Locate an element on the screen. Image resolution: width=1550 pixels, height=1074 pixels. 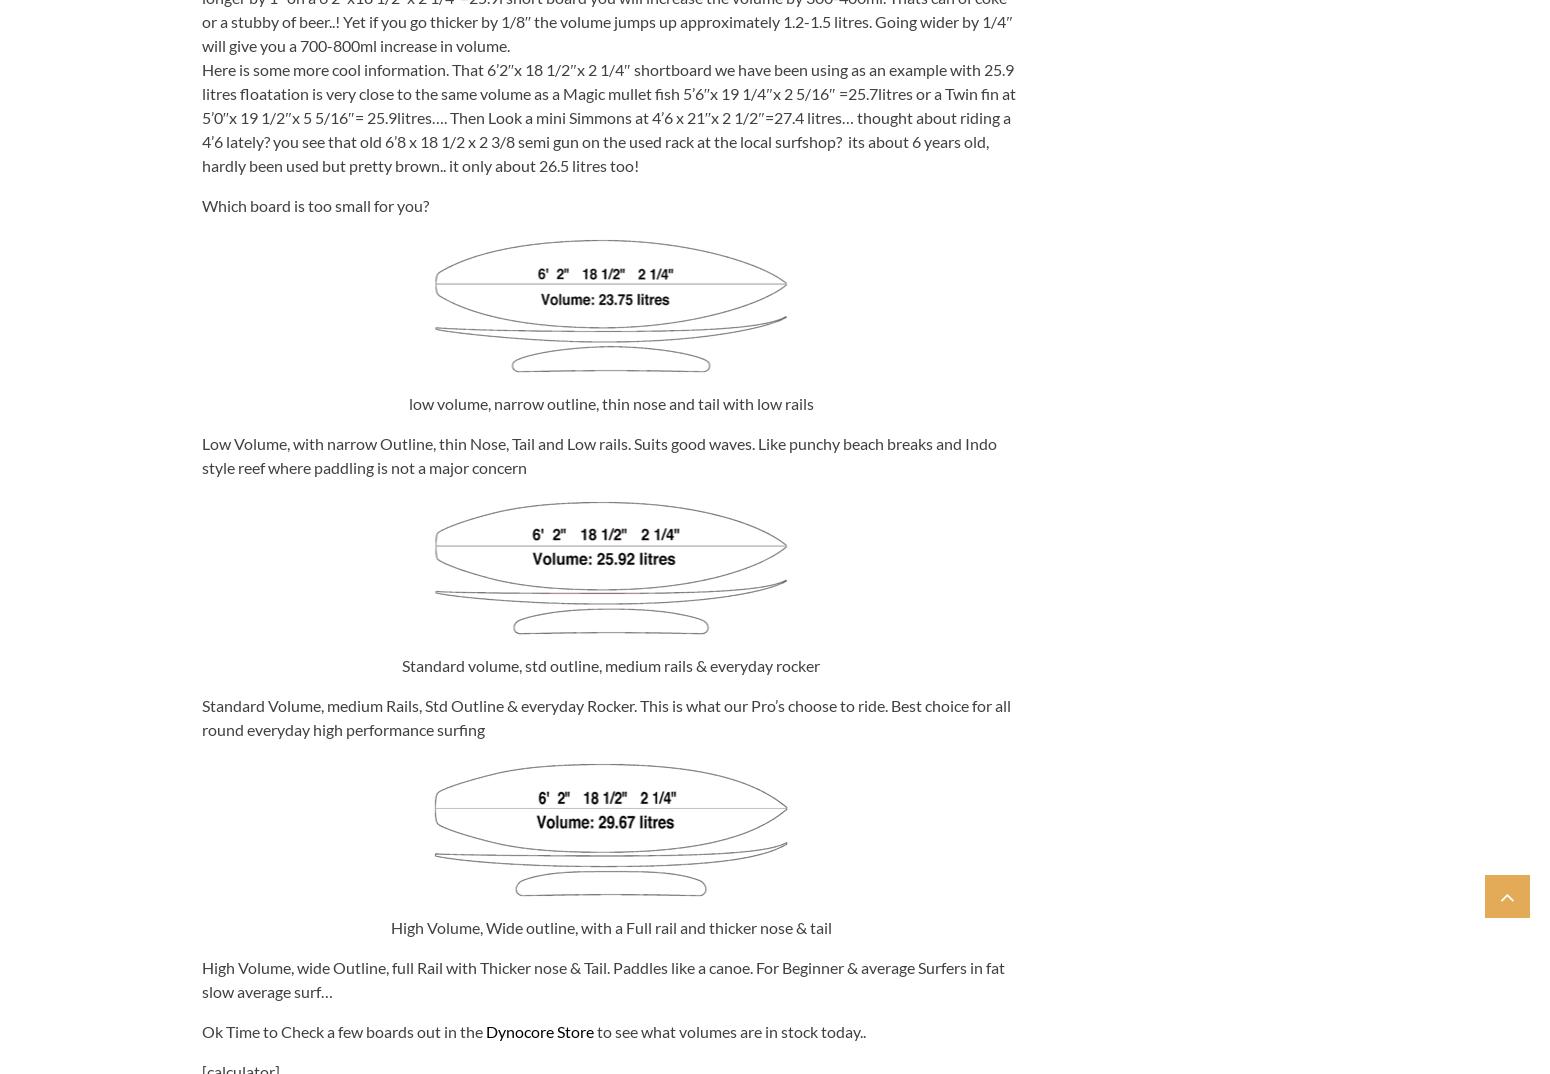
'High Volume, wide Outline, full Rail with Thicker nose & Tail. Paddles like a canoe. For Beginner & average Surfers in fat slow average surf…' is located at coordinates (200, 977).